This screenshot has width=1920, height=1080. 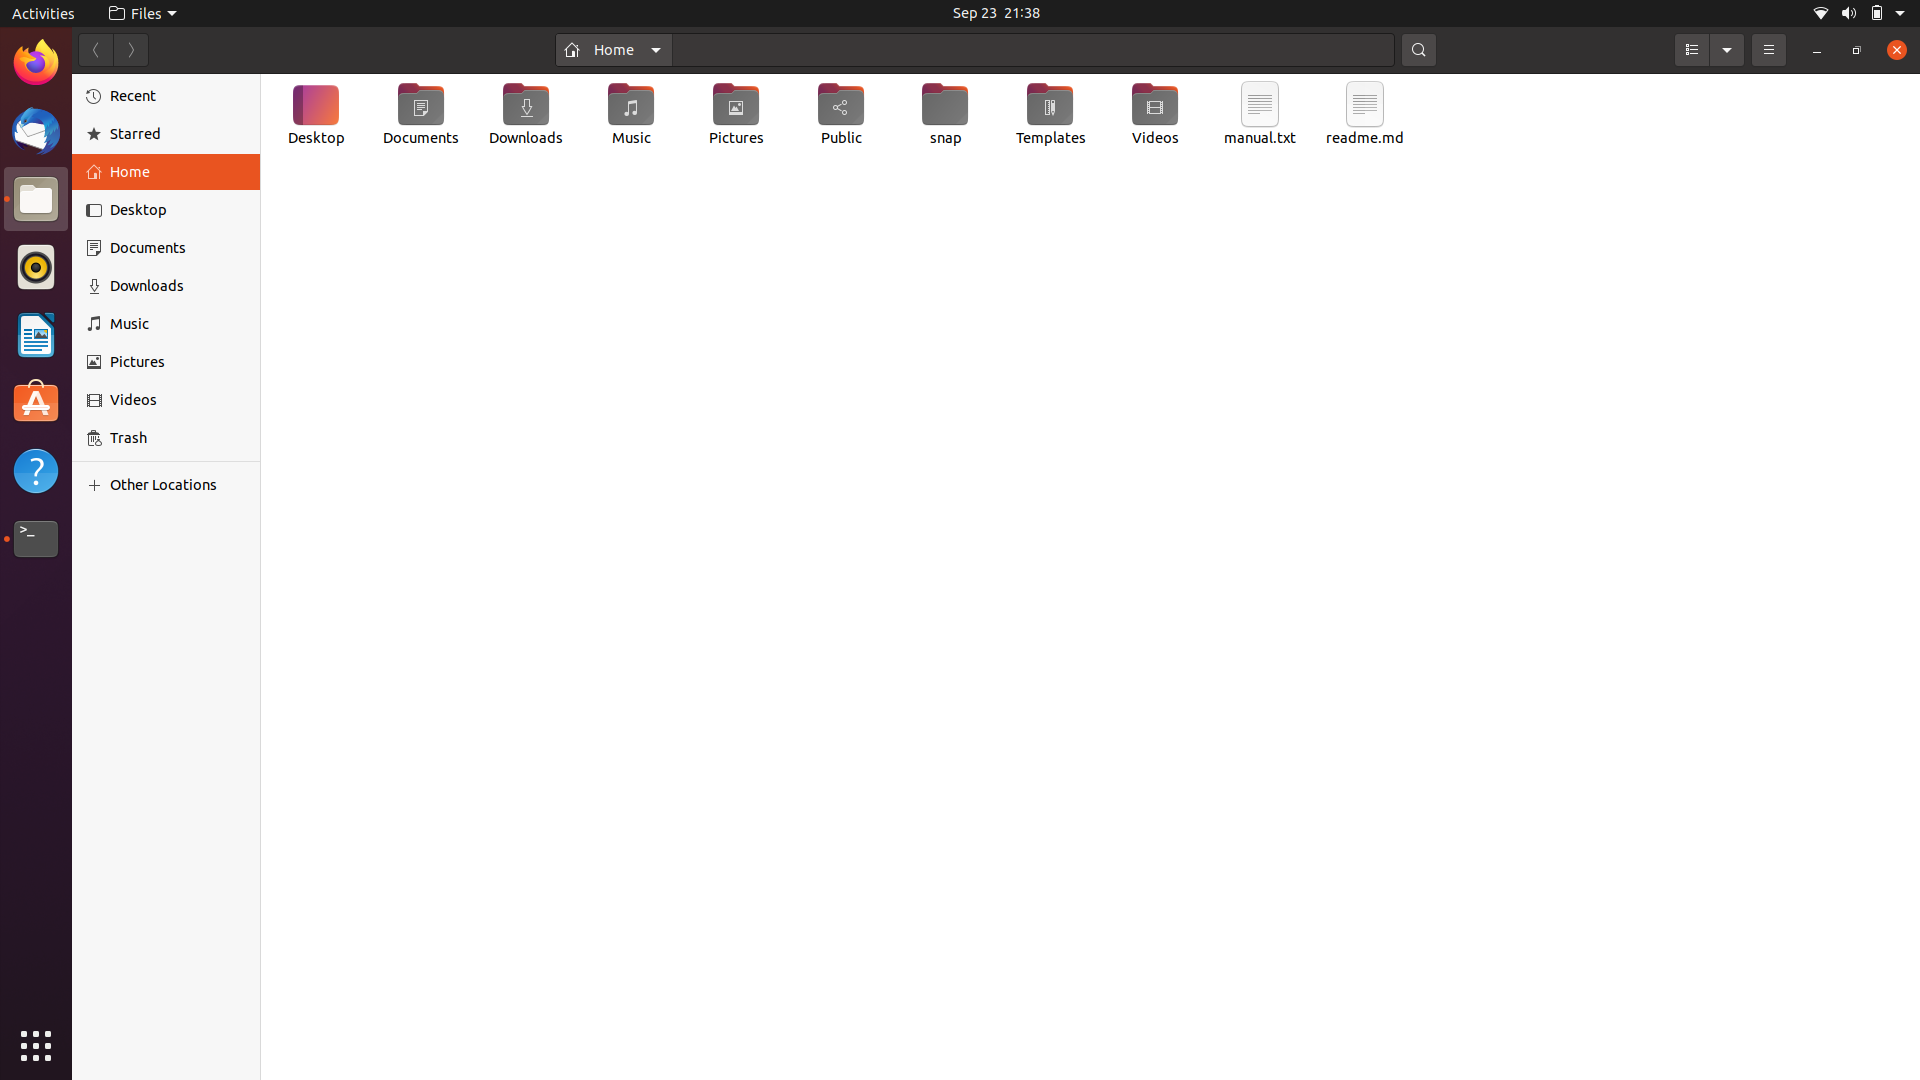 I want to click on Expand the current window to its maximum size, so click(x=1854, y=49).